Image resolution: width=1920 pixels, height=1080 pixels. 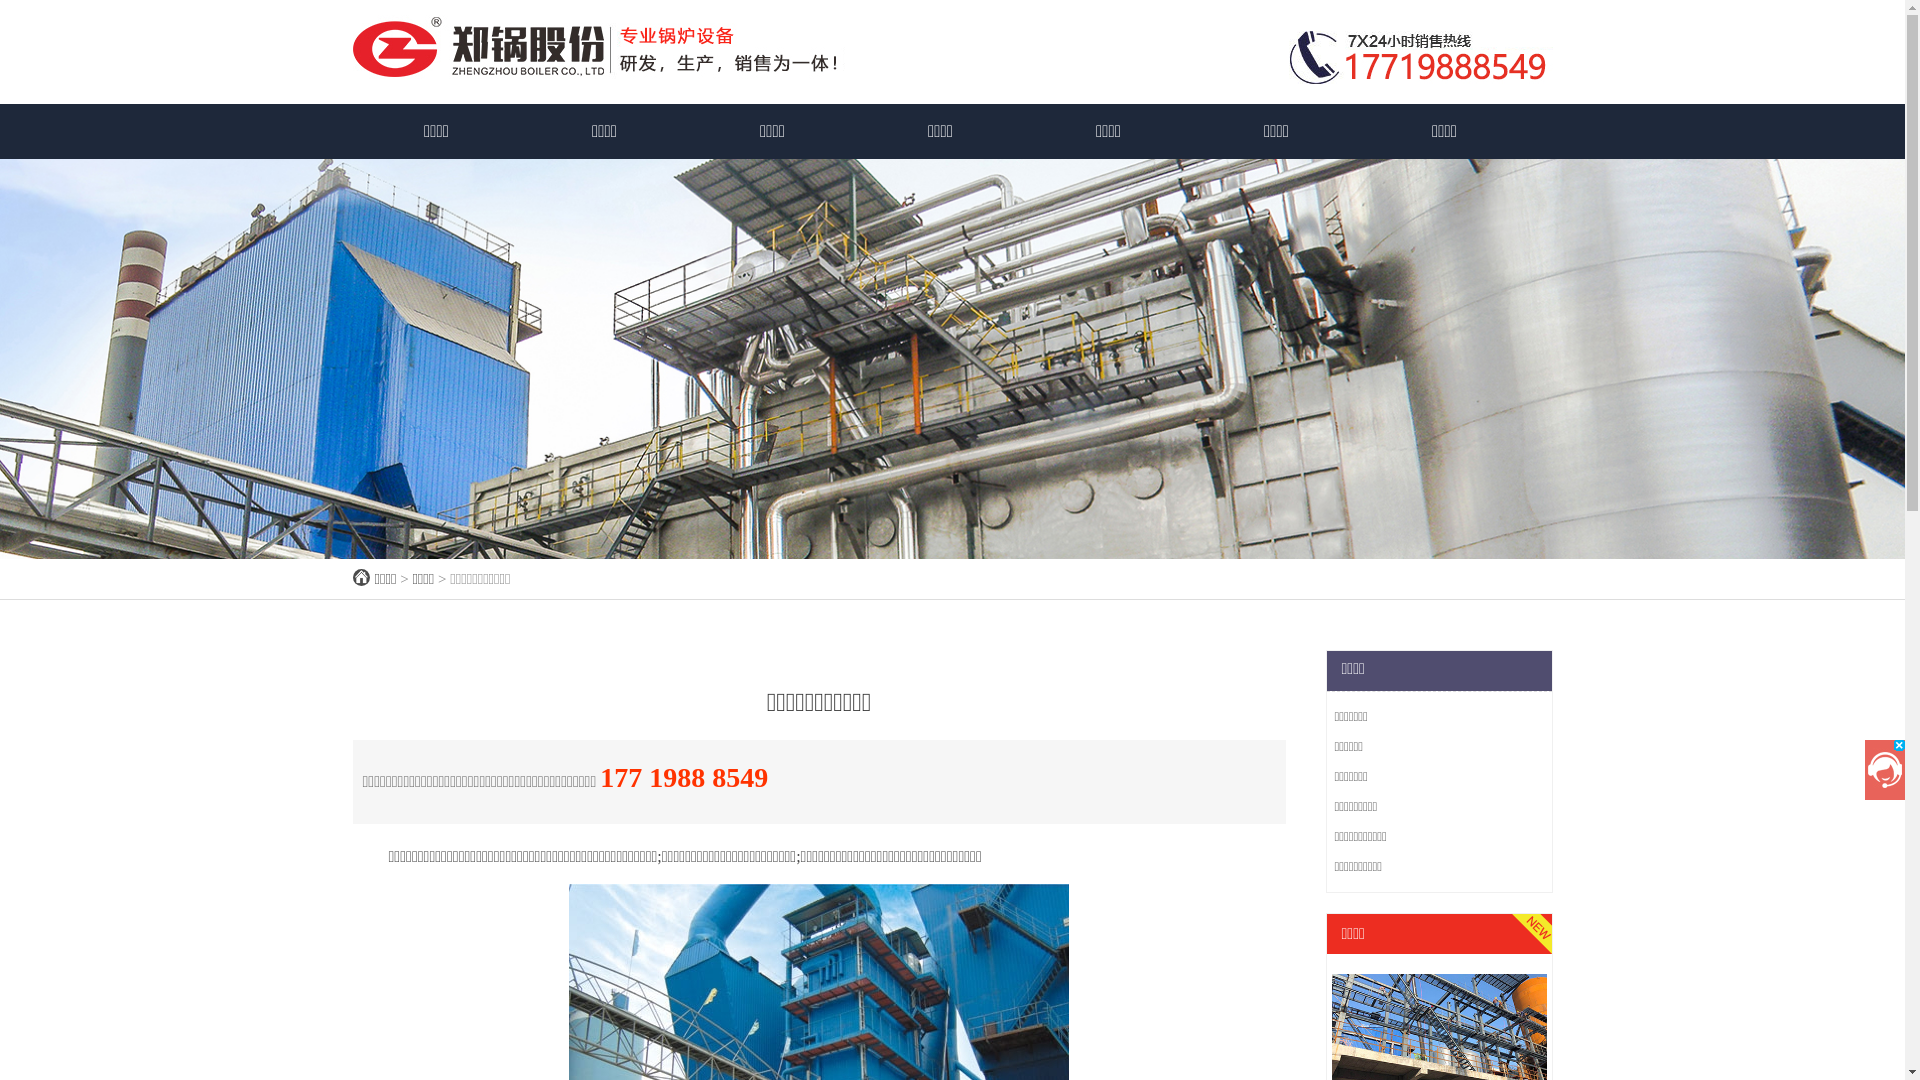 I want to click on '177 1988 8549', so click(x=599, y=776).